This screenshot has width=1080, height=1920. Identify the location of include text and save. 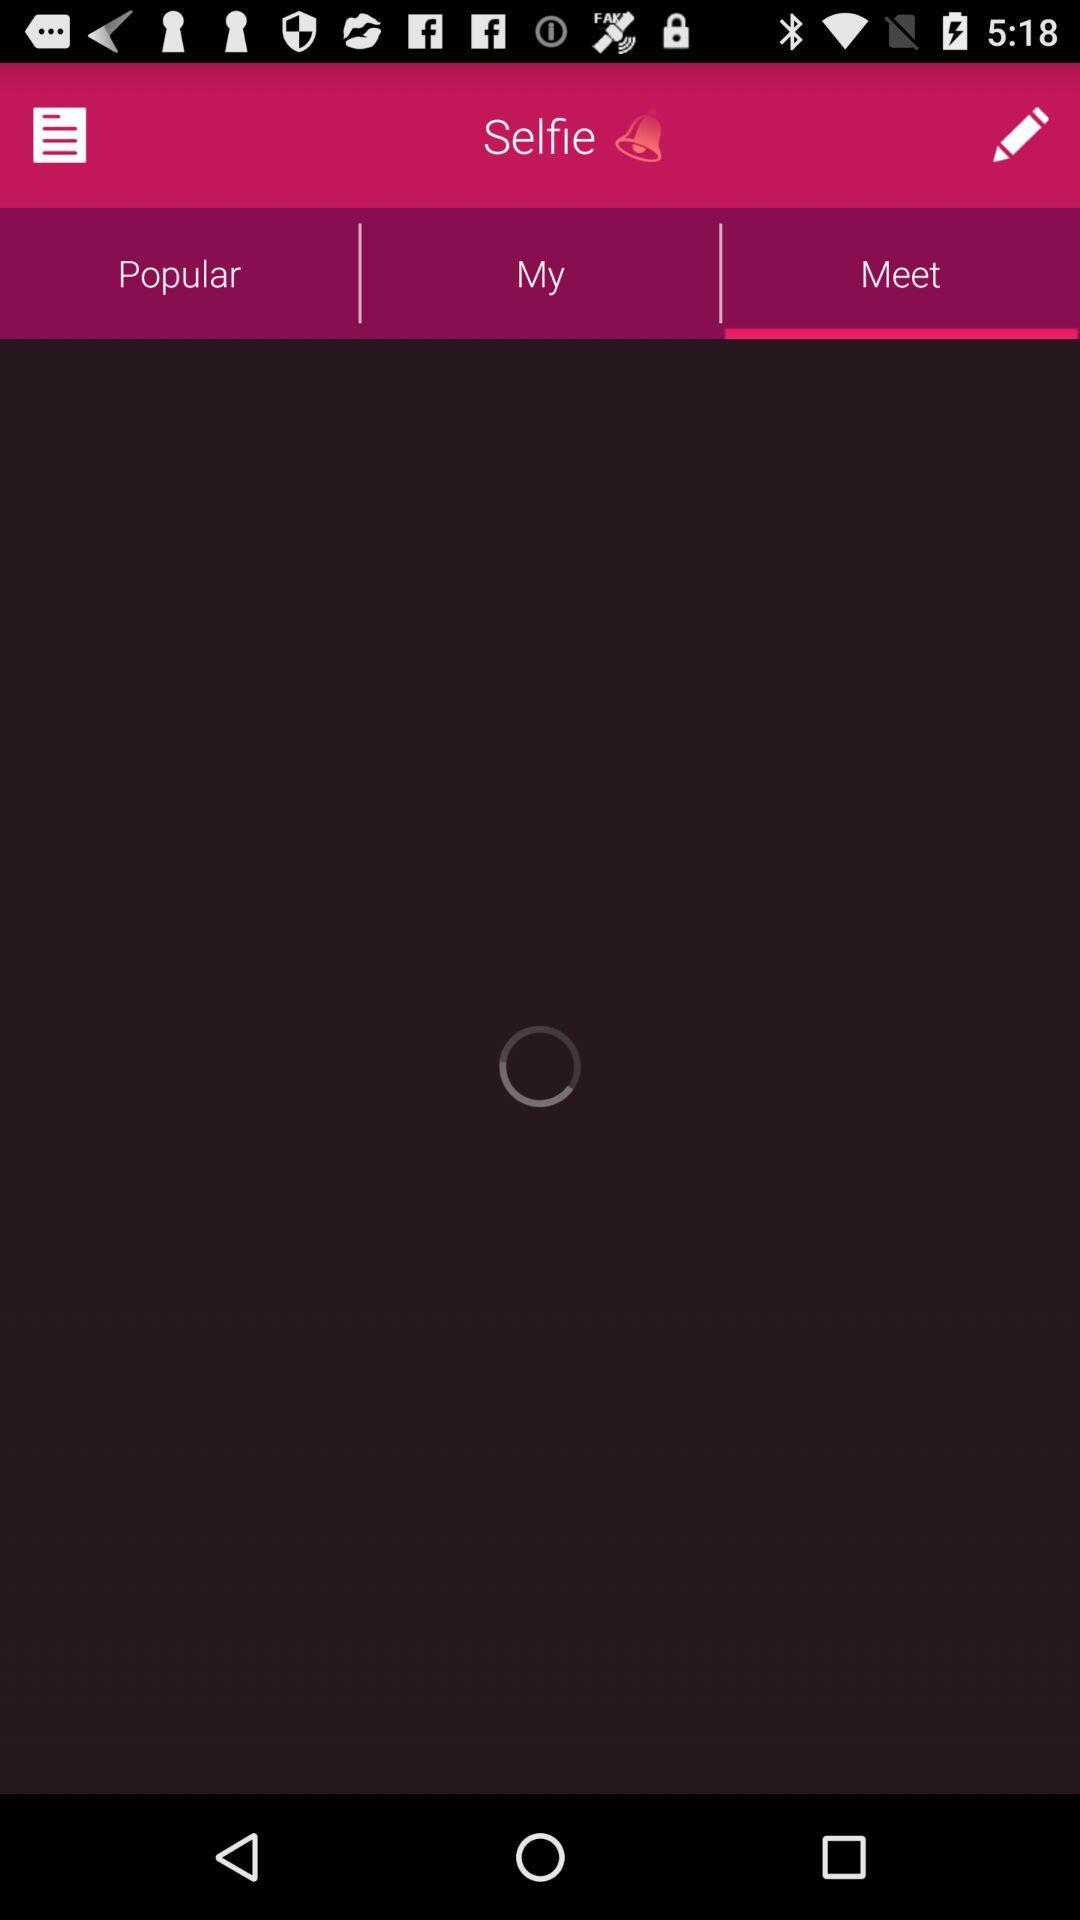
(83, 133).